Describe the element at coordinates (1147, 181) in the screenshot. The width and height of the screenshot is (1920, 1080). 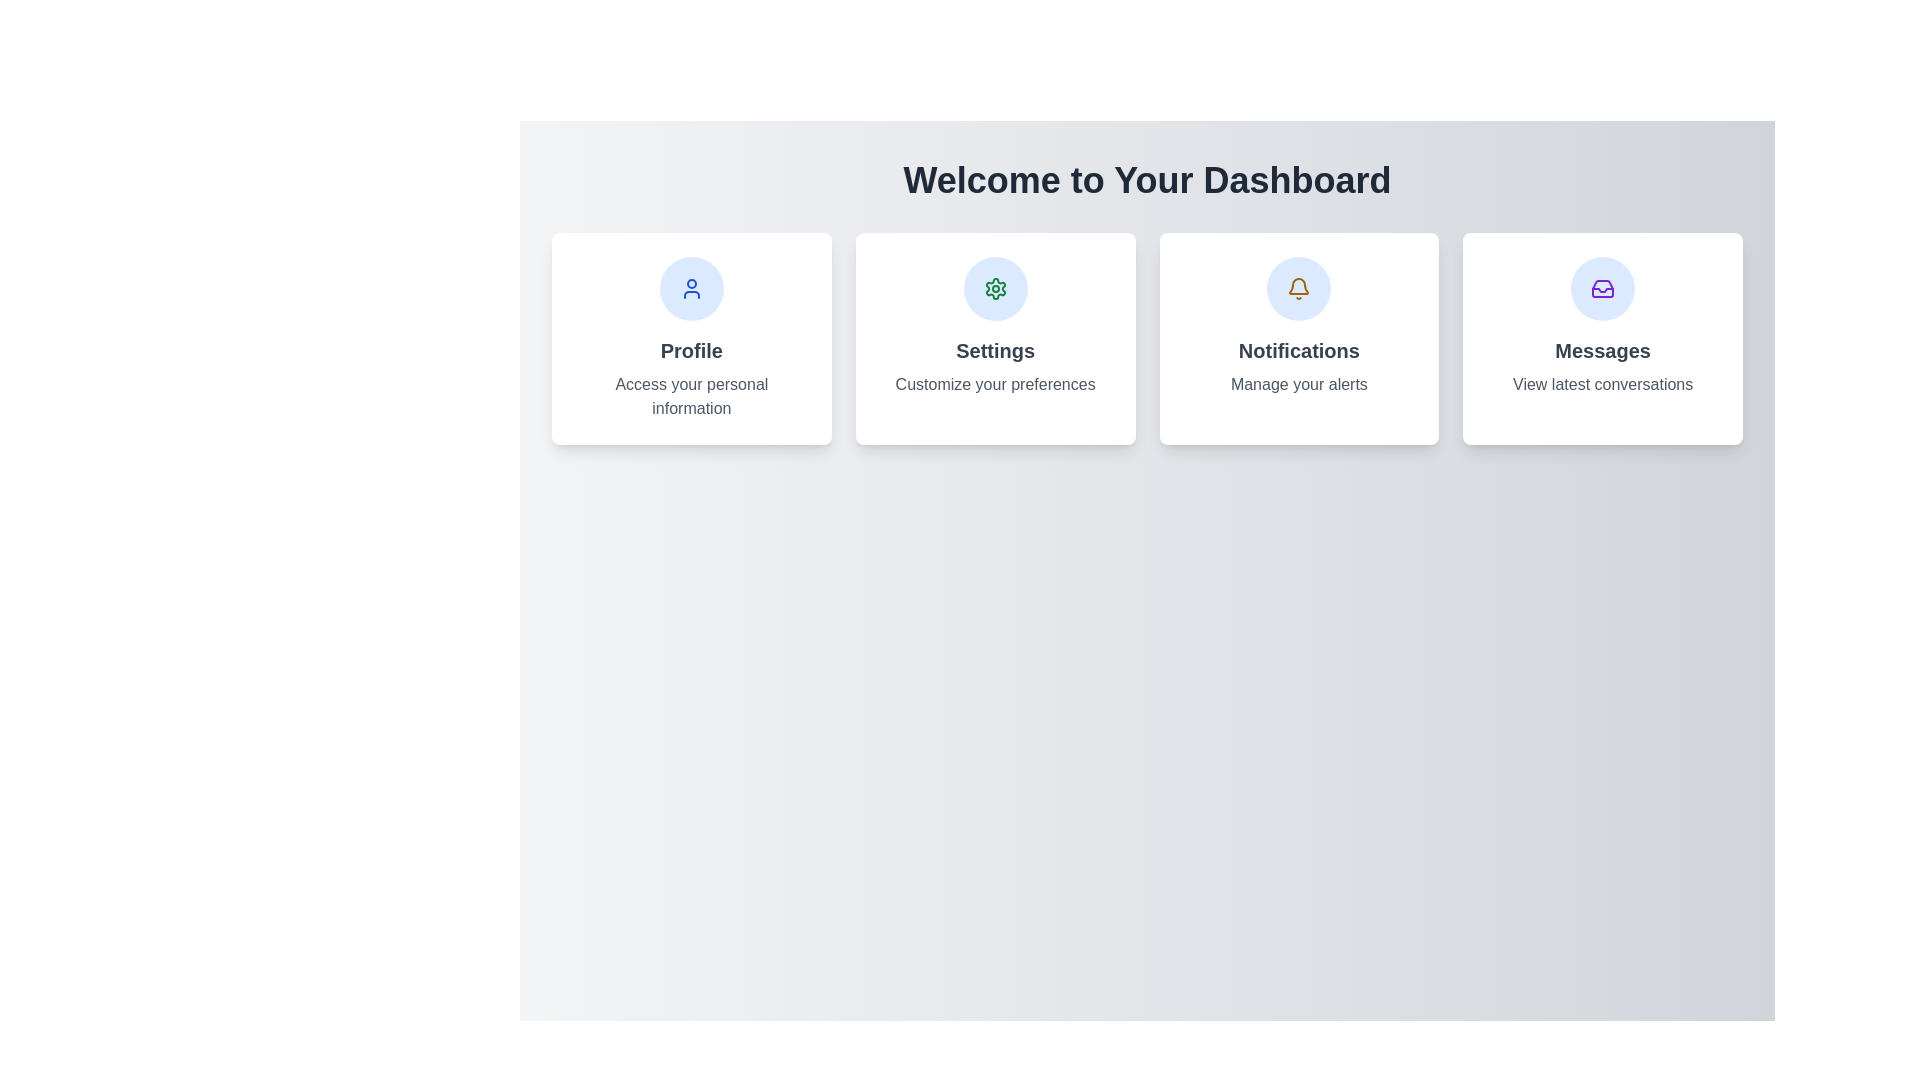
I see `the title text element located at the top of the dashboard interface, which serves as a welcoming header for the user` at that location.